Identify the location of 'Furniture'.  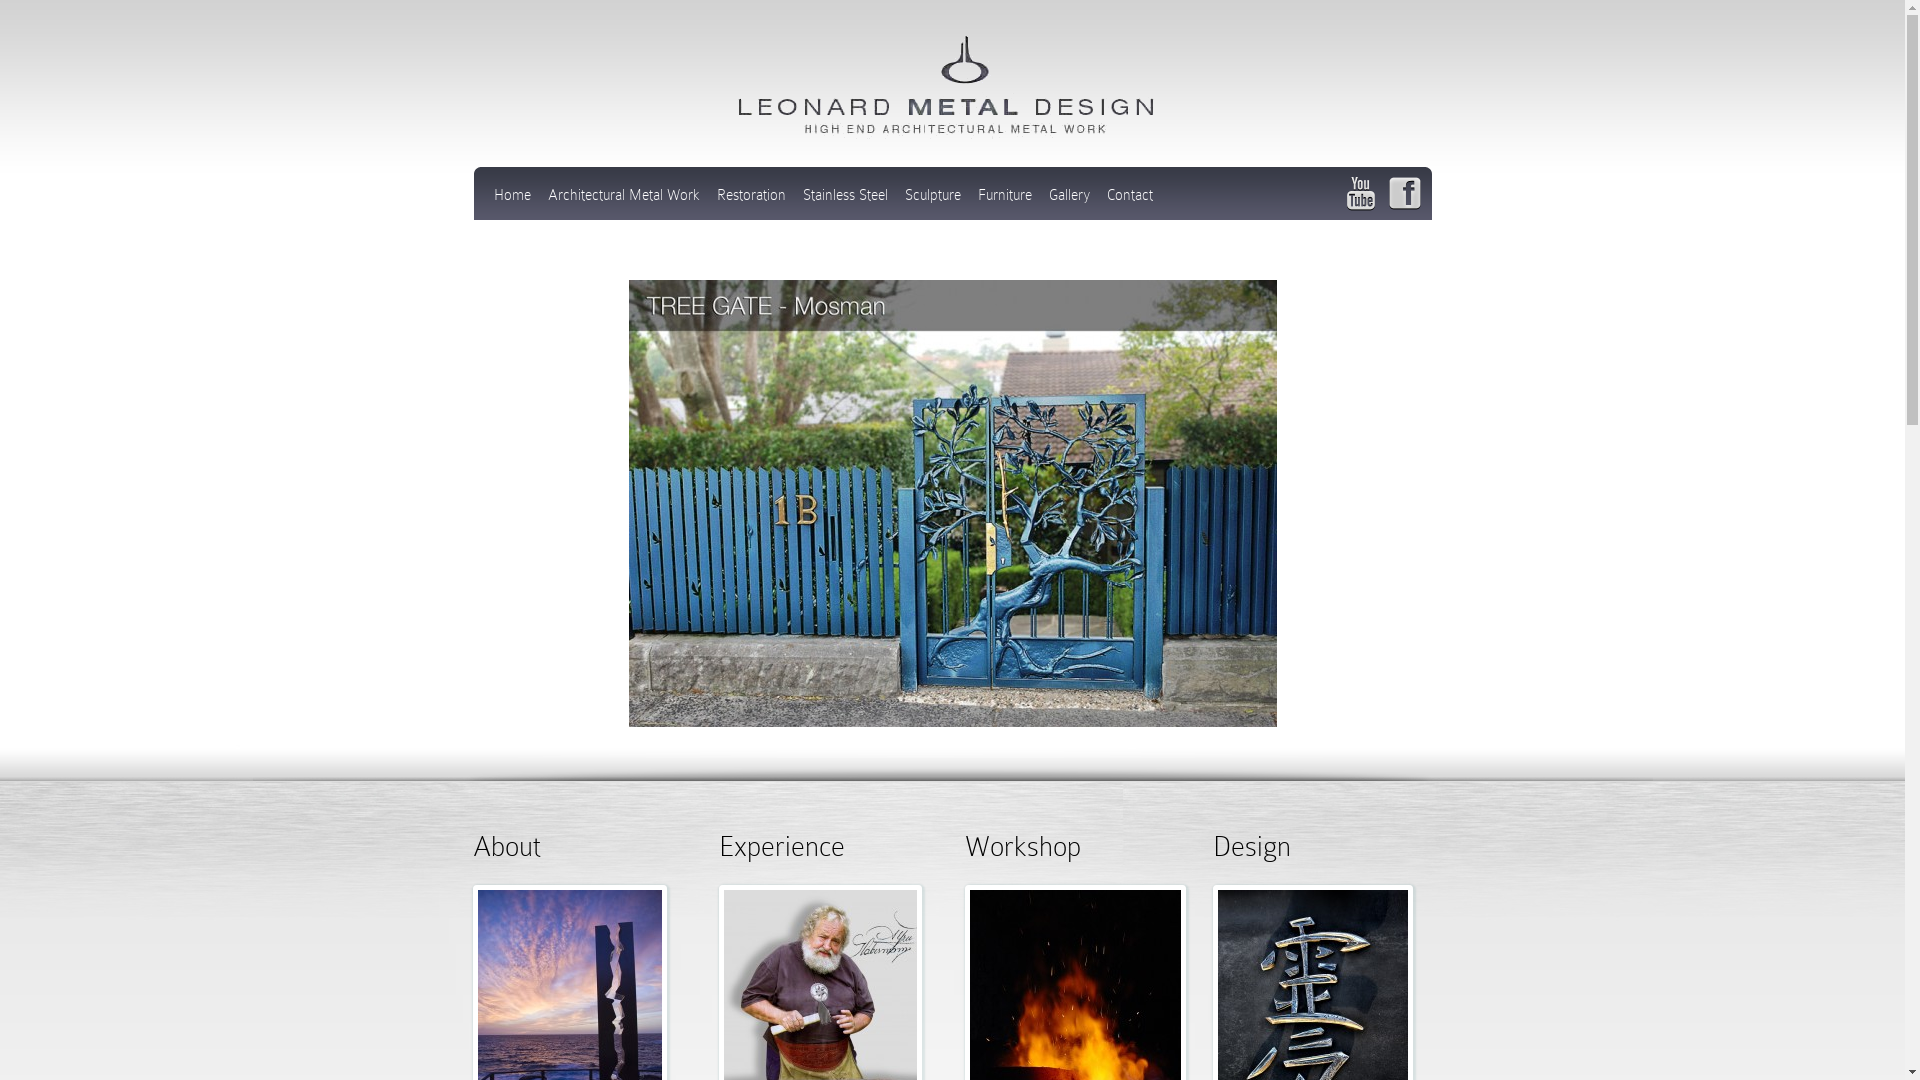
(1004, 201).